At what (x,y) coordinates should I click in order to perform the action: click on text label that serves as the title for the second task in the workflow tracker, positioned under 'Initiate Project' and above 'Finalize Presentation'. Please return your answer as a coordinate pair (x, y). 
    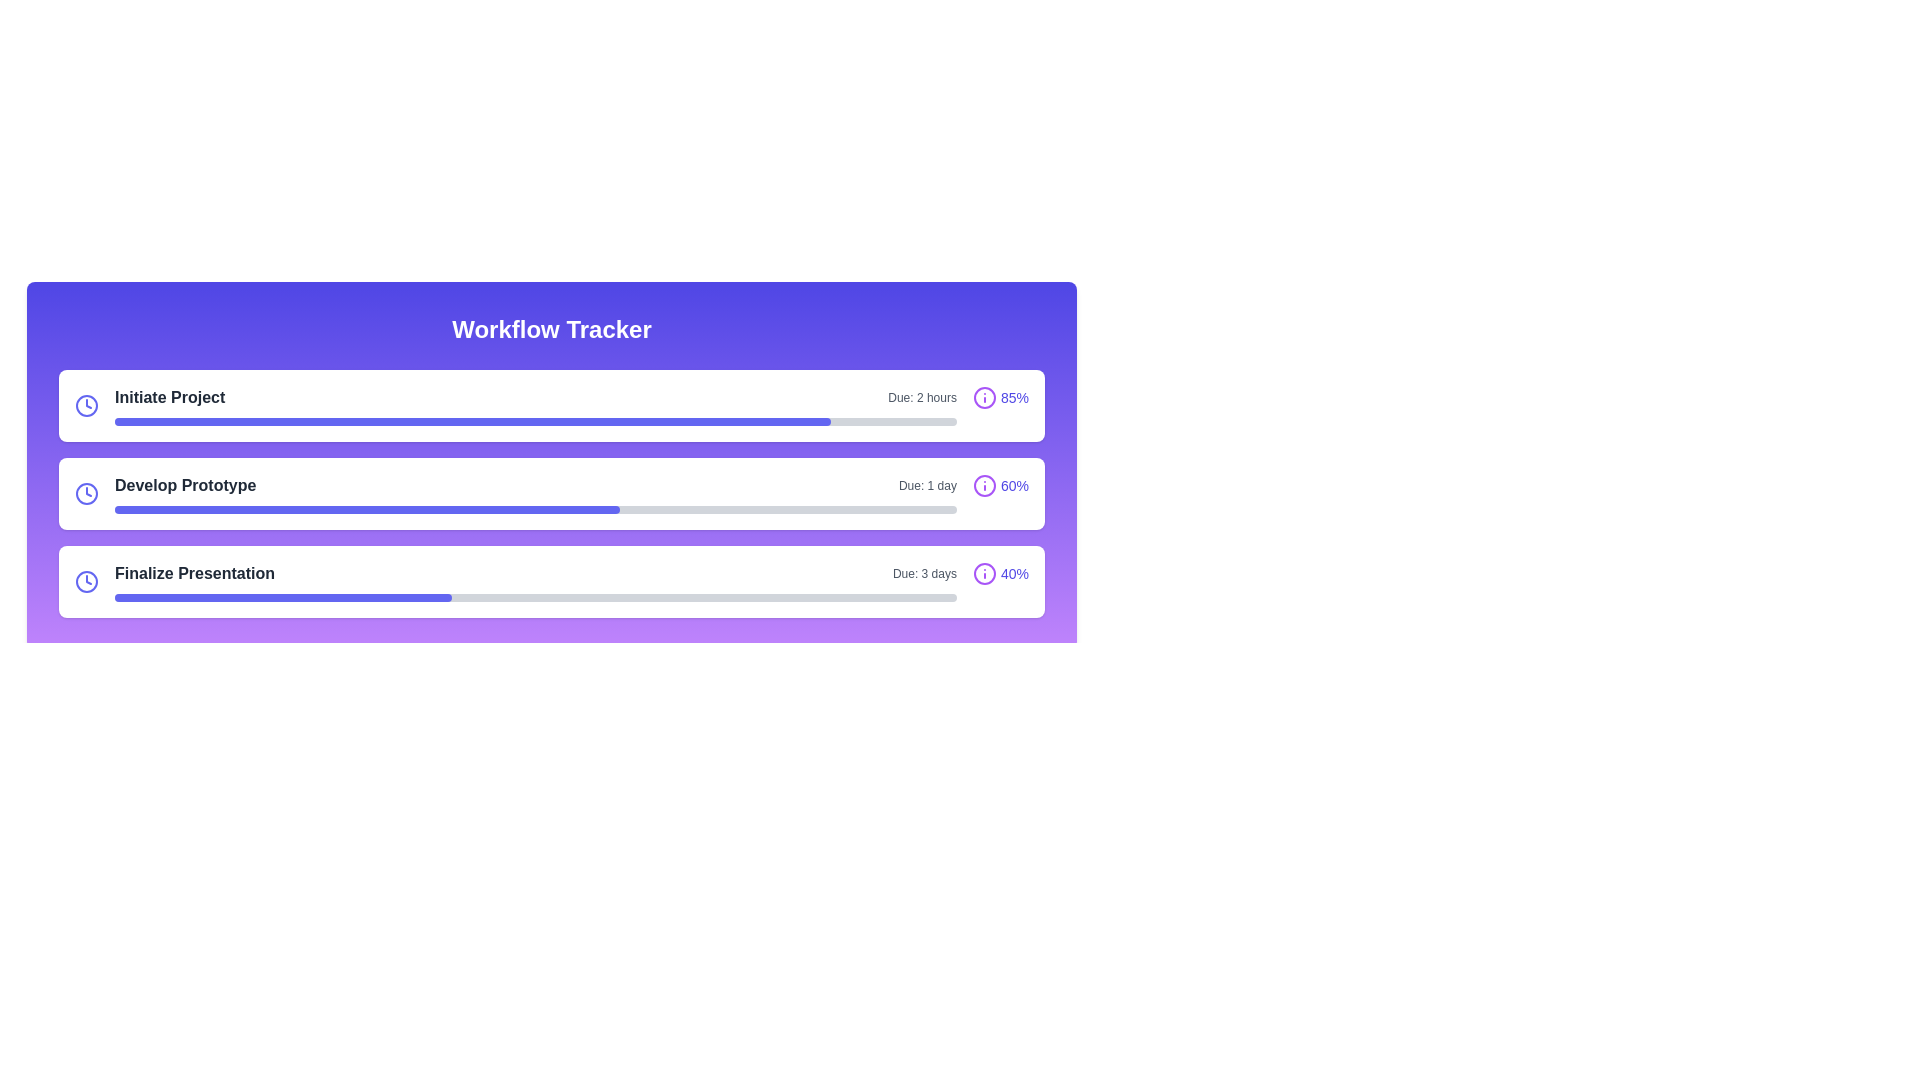
    Looking at the image, I should click on (185, 486).